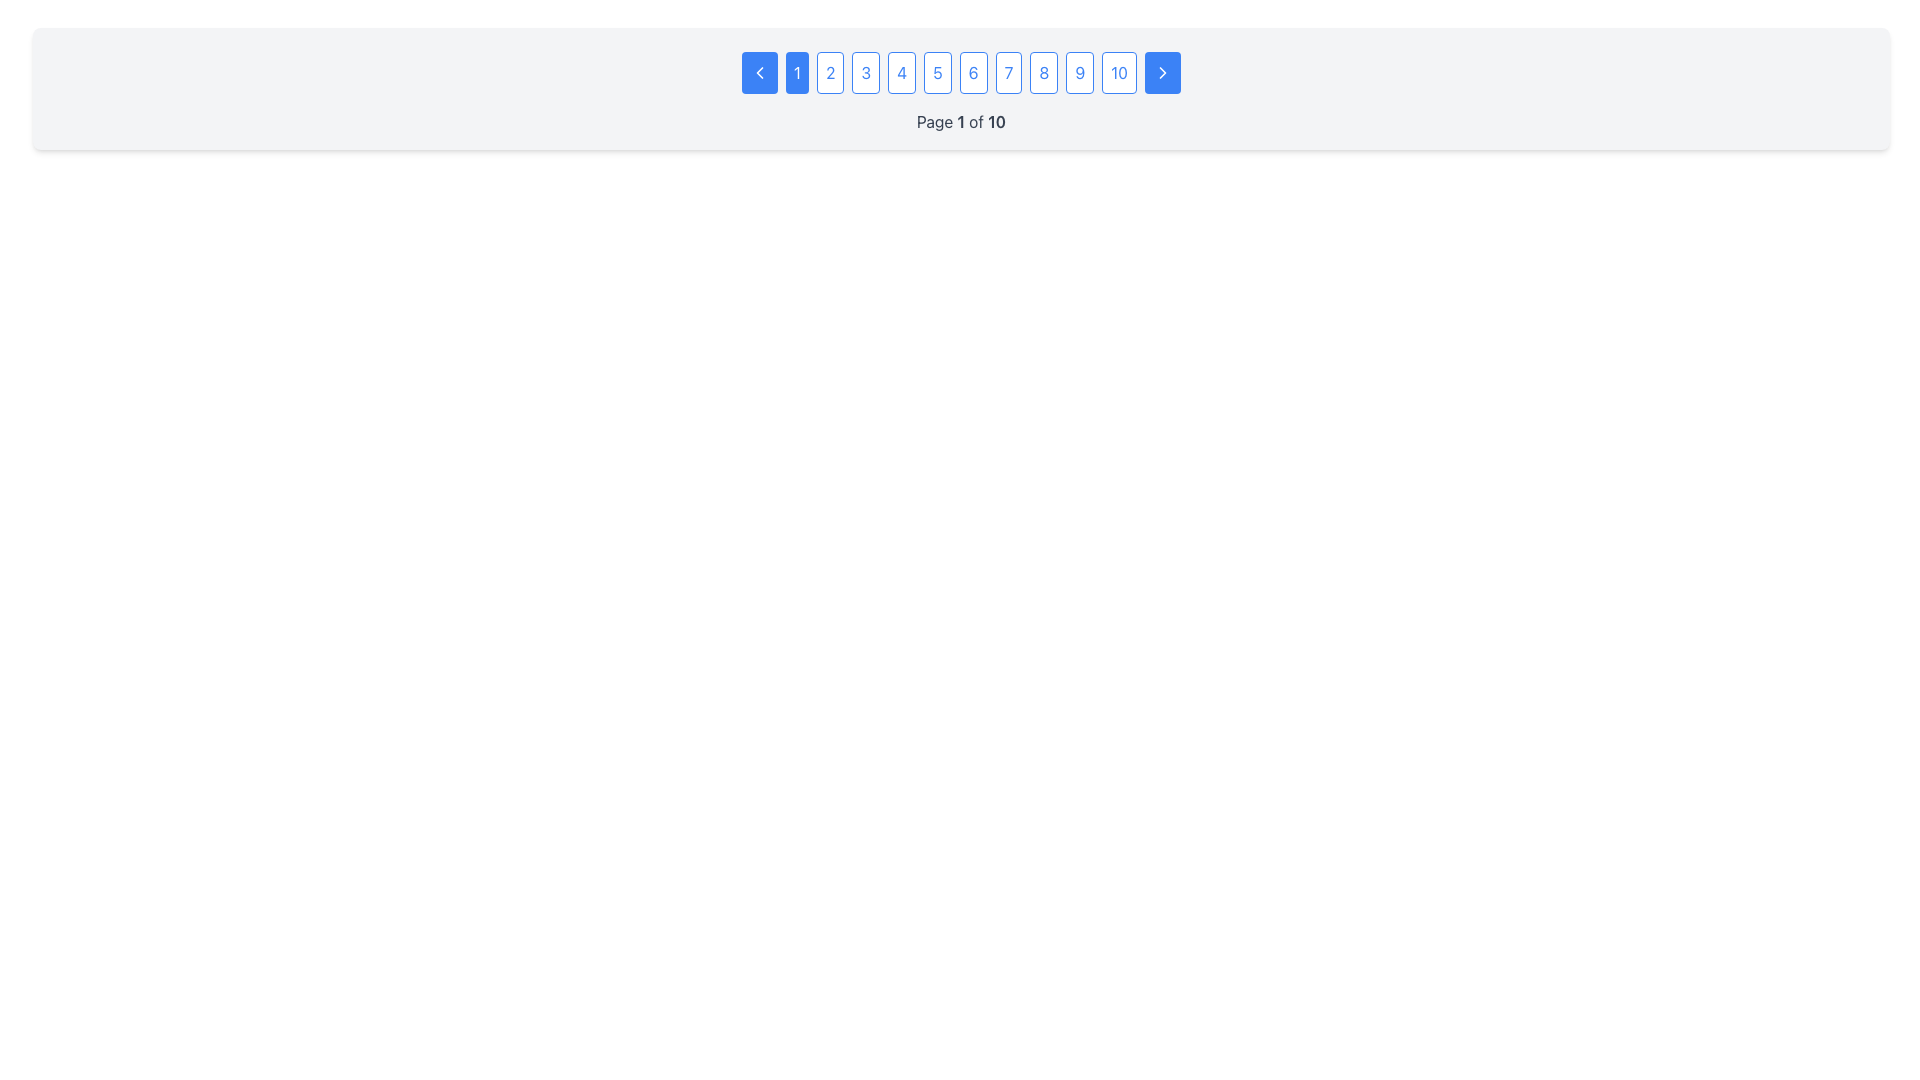  Describe the element at coordinates (973, 72) in the screenshot. I see `the sixth button in the pagination navigation bar, which has a white background and blue border with the number '6' in blue text` at that location.